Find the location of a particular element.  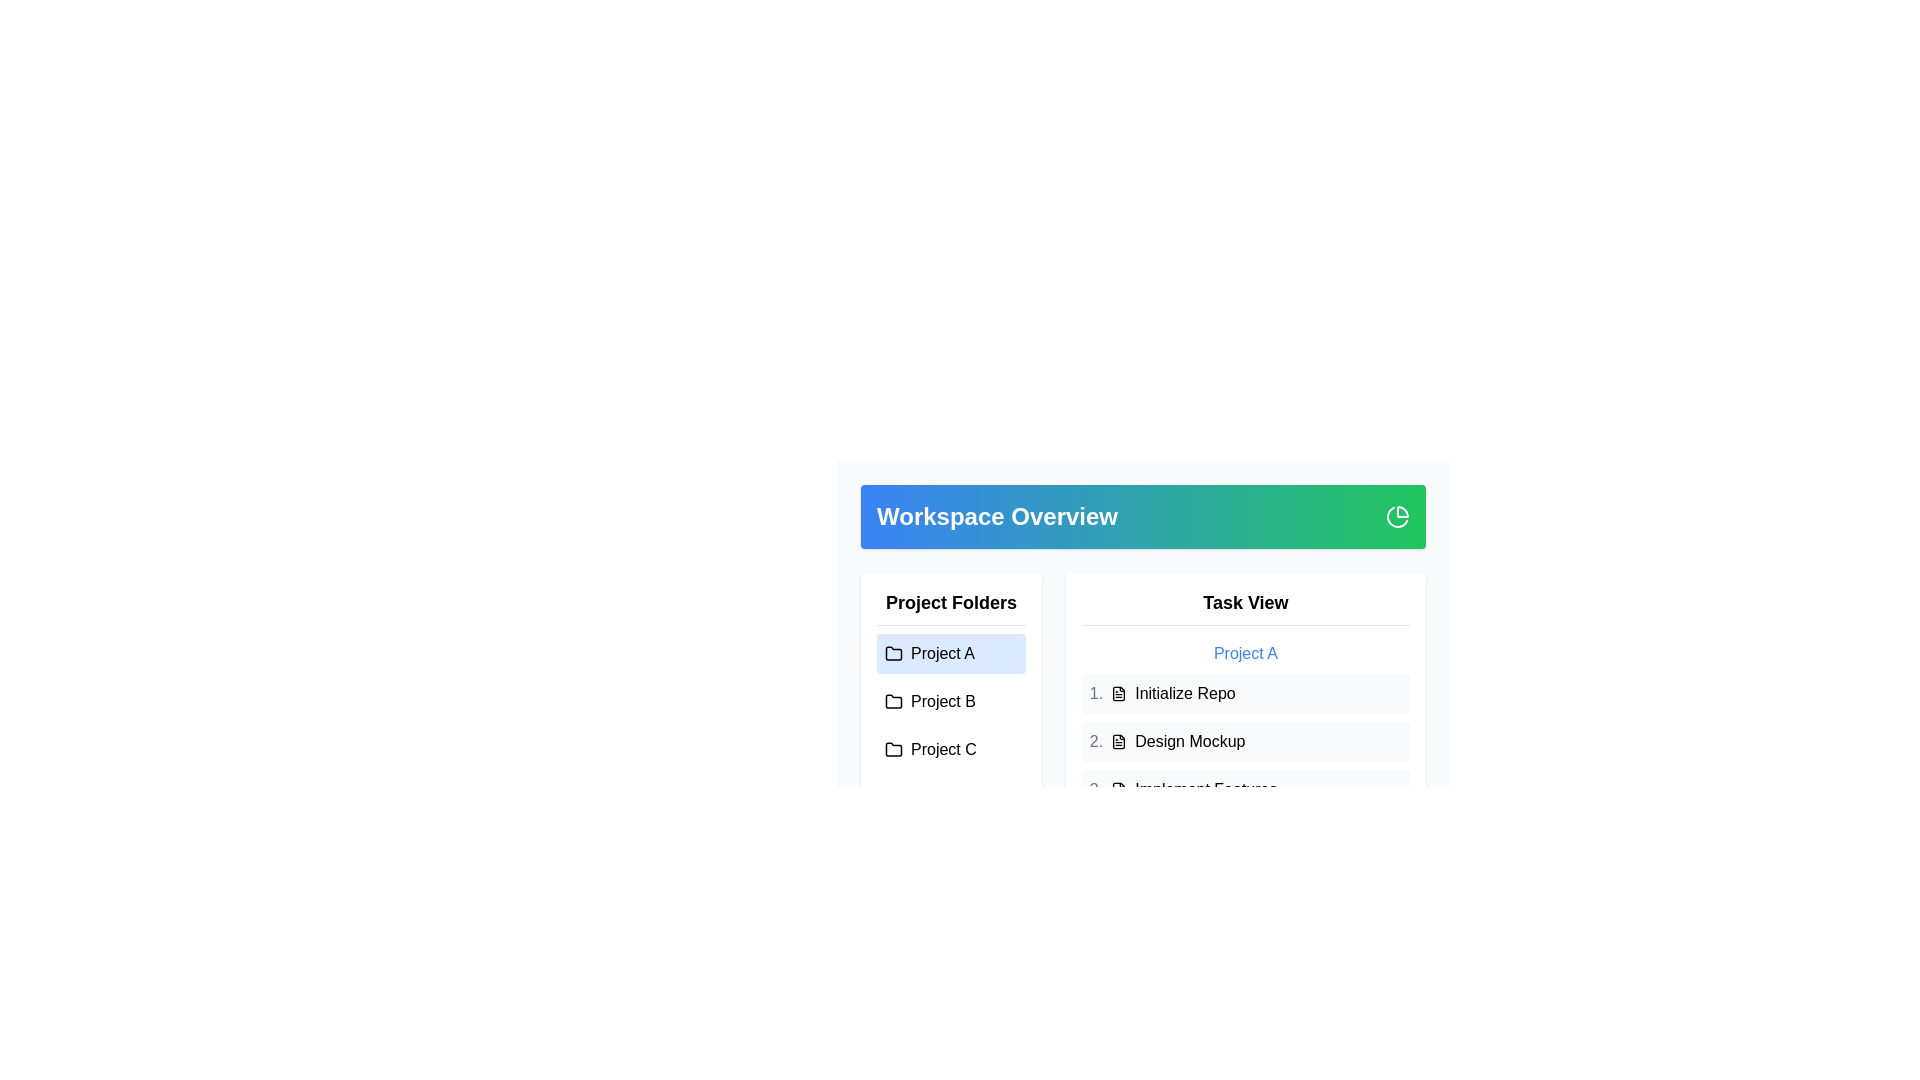

the folder icon in the 'Project Folders' section next to 'Project B' to visually identify the project is located at coordinates (892, 700).